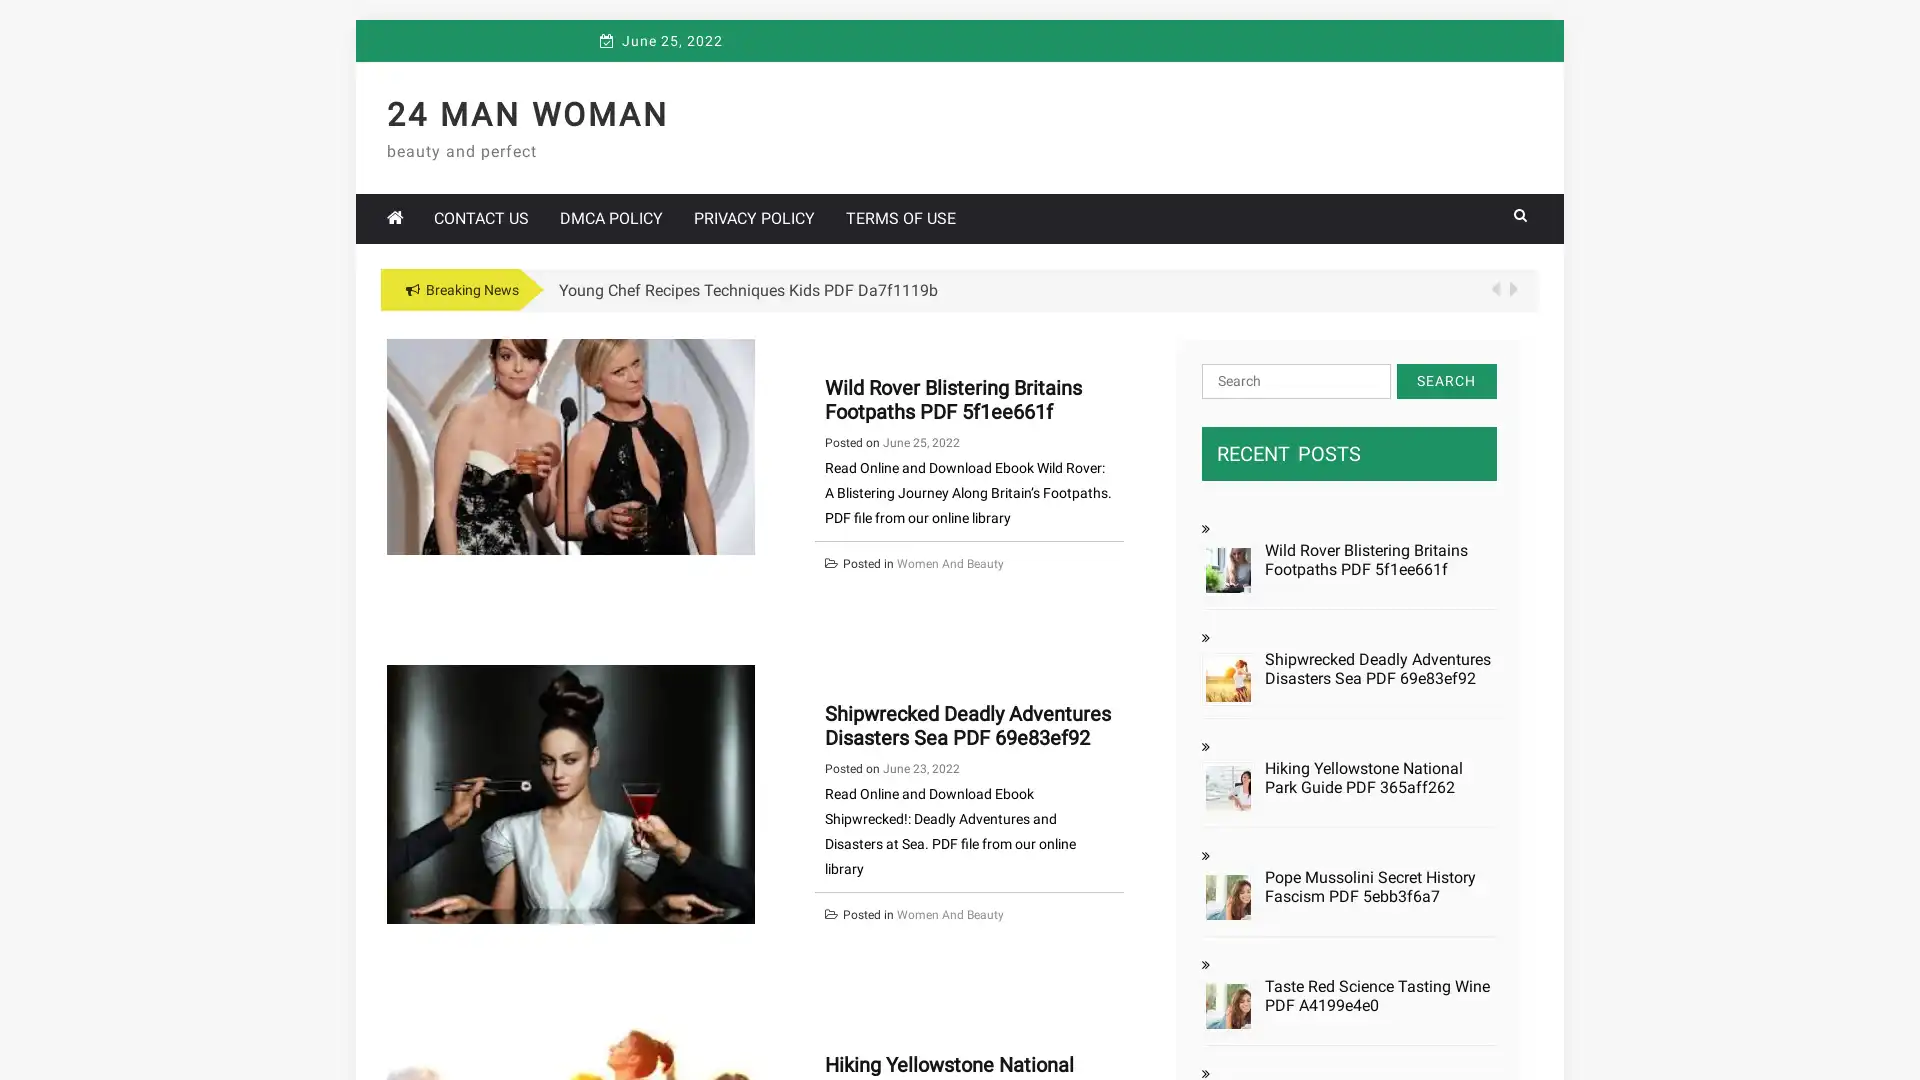 This screenshot has height=1080, width=1920. Describe the element at coordinates (1445, 380) in the screenshot. I see `Search` at that location.